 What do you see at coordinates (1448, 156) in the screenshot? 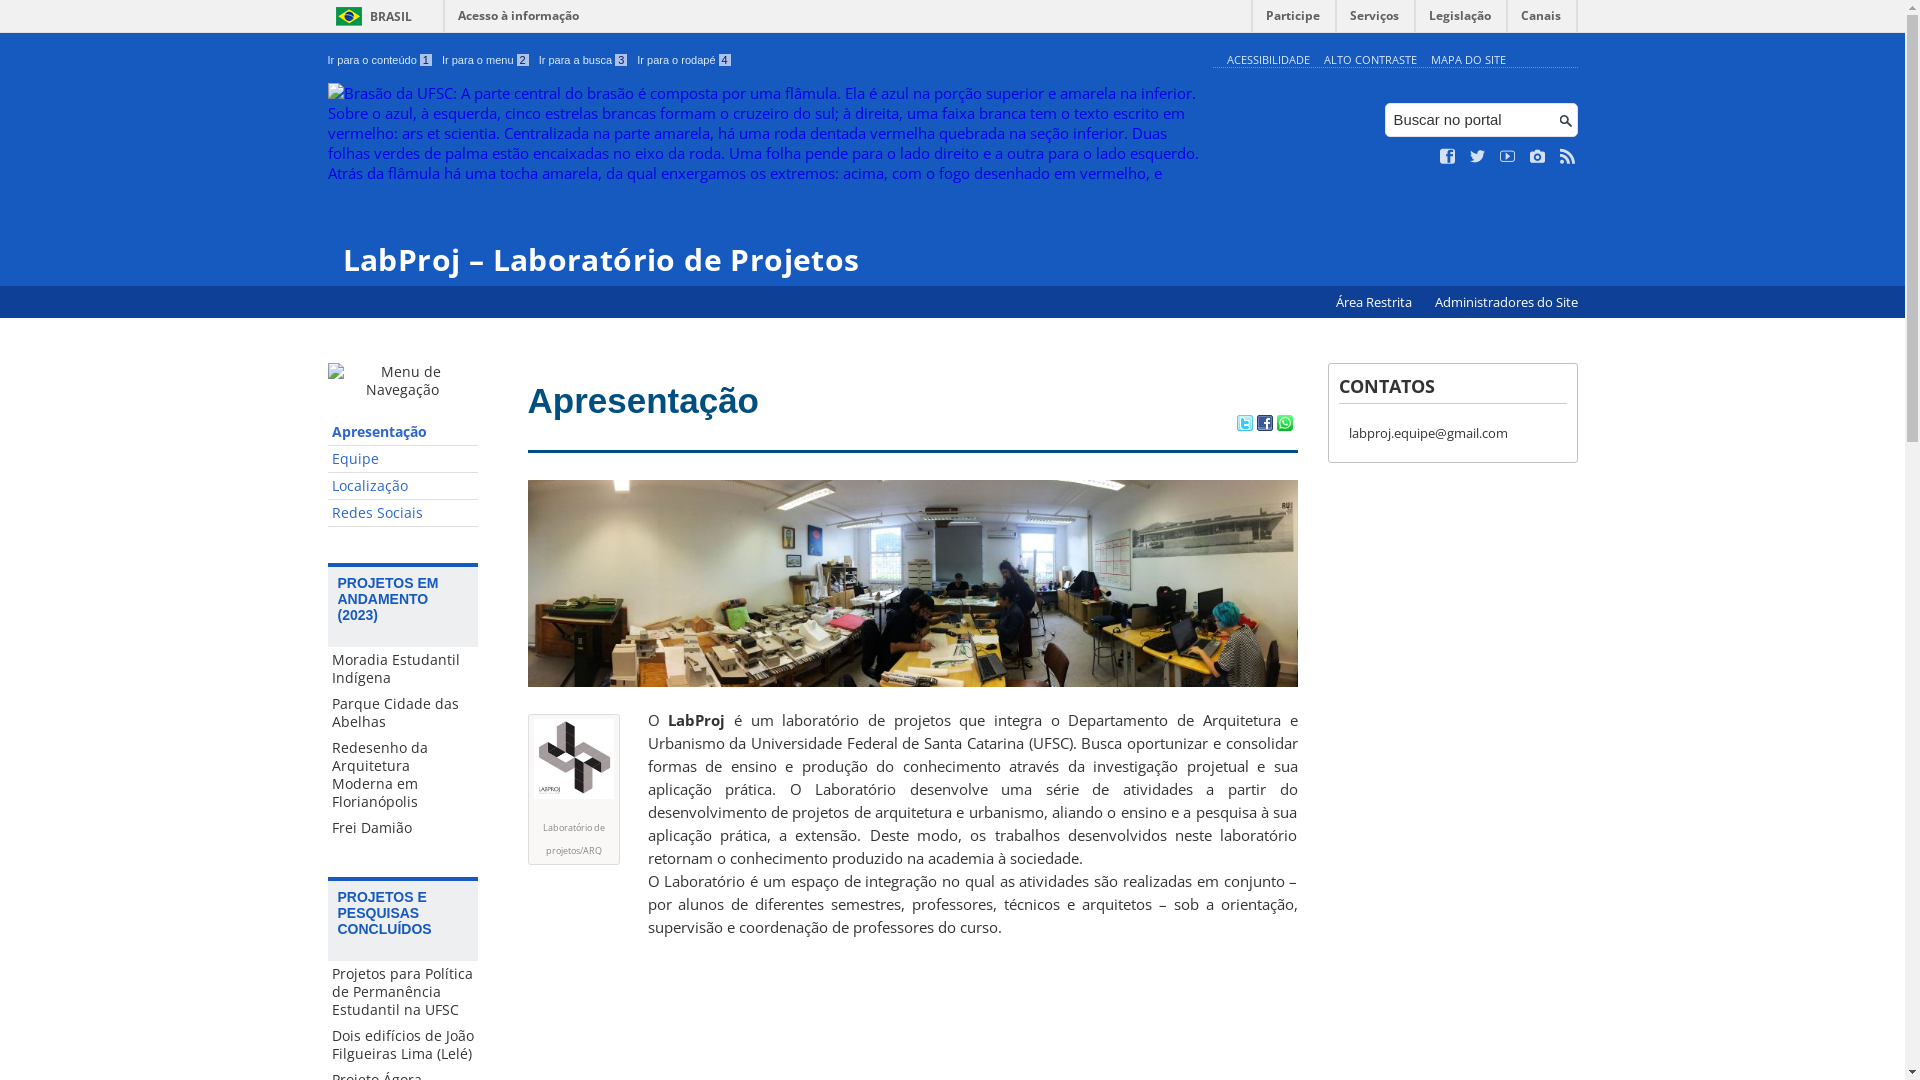
I see `'Curta no Facebook'` at bounding box center [1448, 156].